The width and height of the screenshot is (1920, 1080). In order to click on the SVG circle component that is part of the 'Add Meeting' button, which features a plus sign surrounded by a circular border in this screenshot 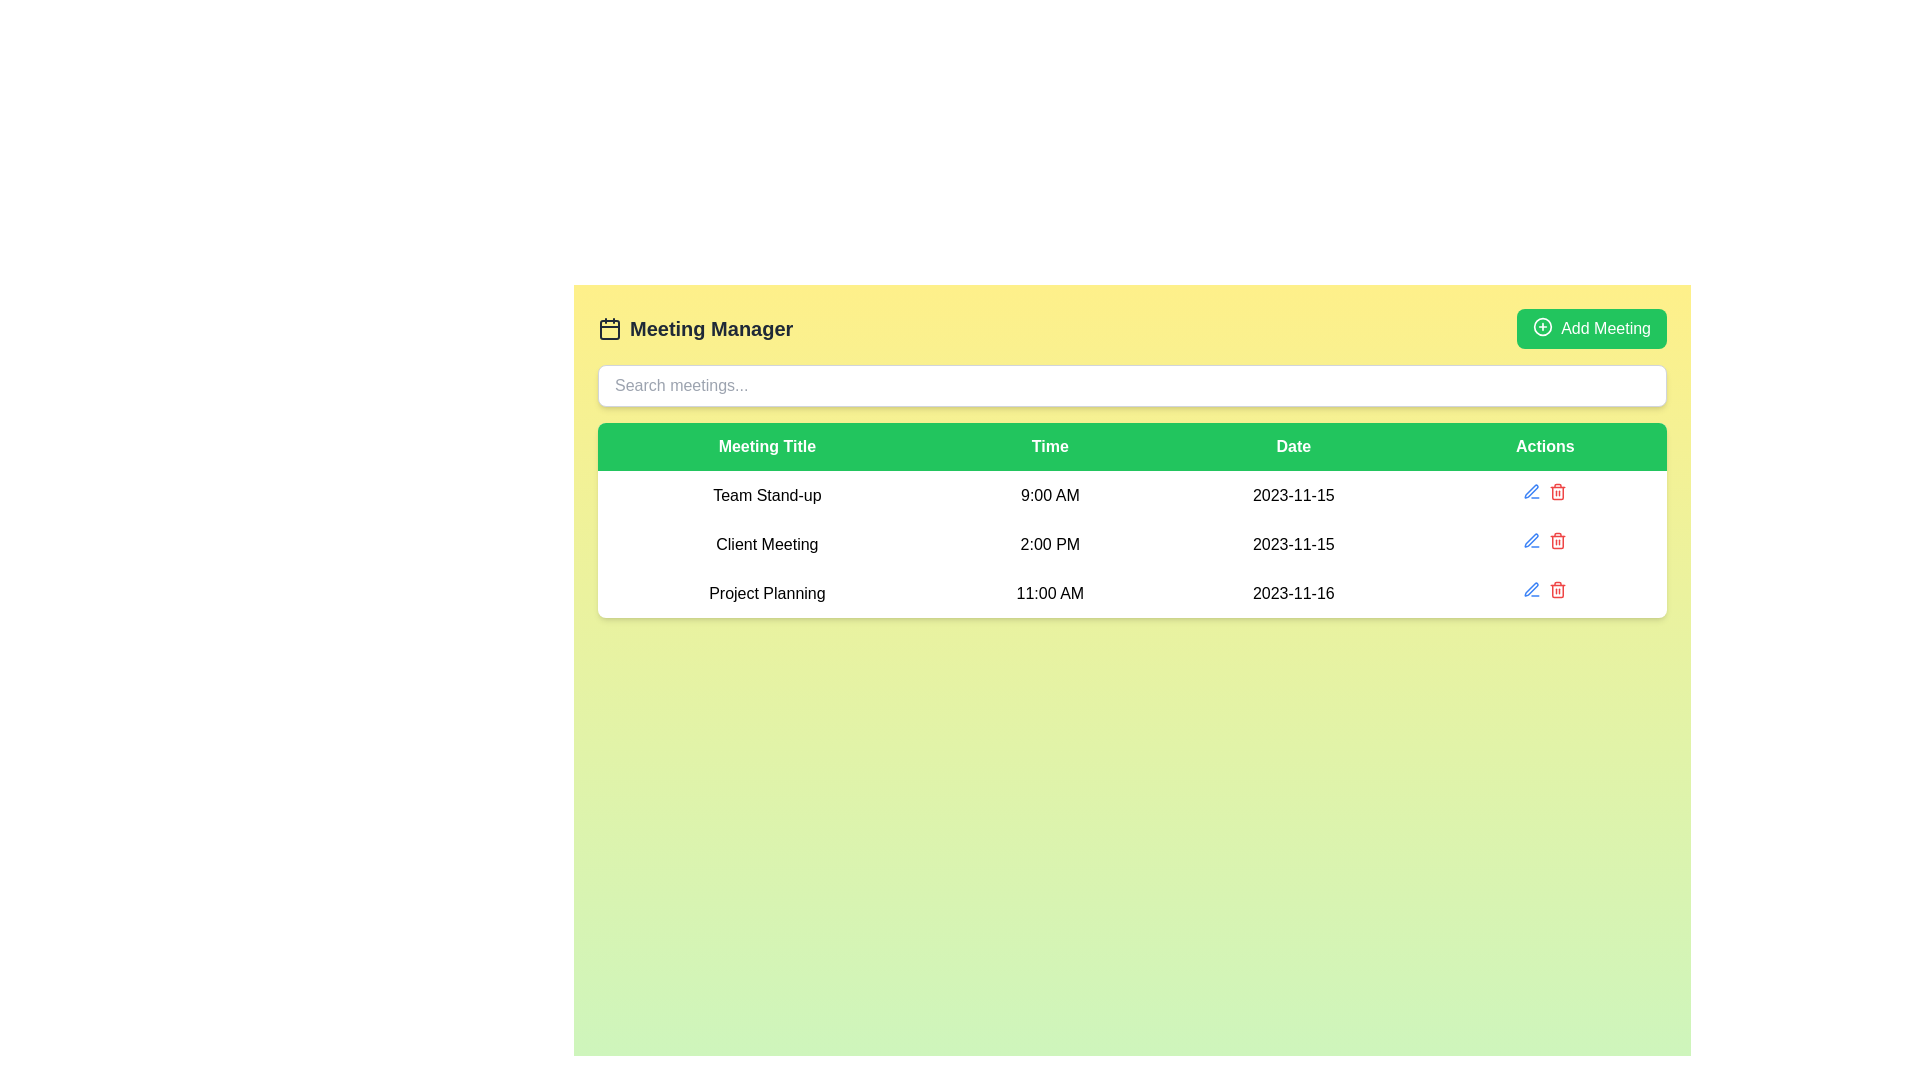, I will do `click(1542, 326)`.